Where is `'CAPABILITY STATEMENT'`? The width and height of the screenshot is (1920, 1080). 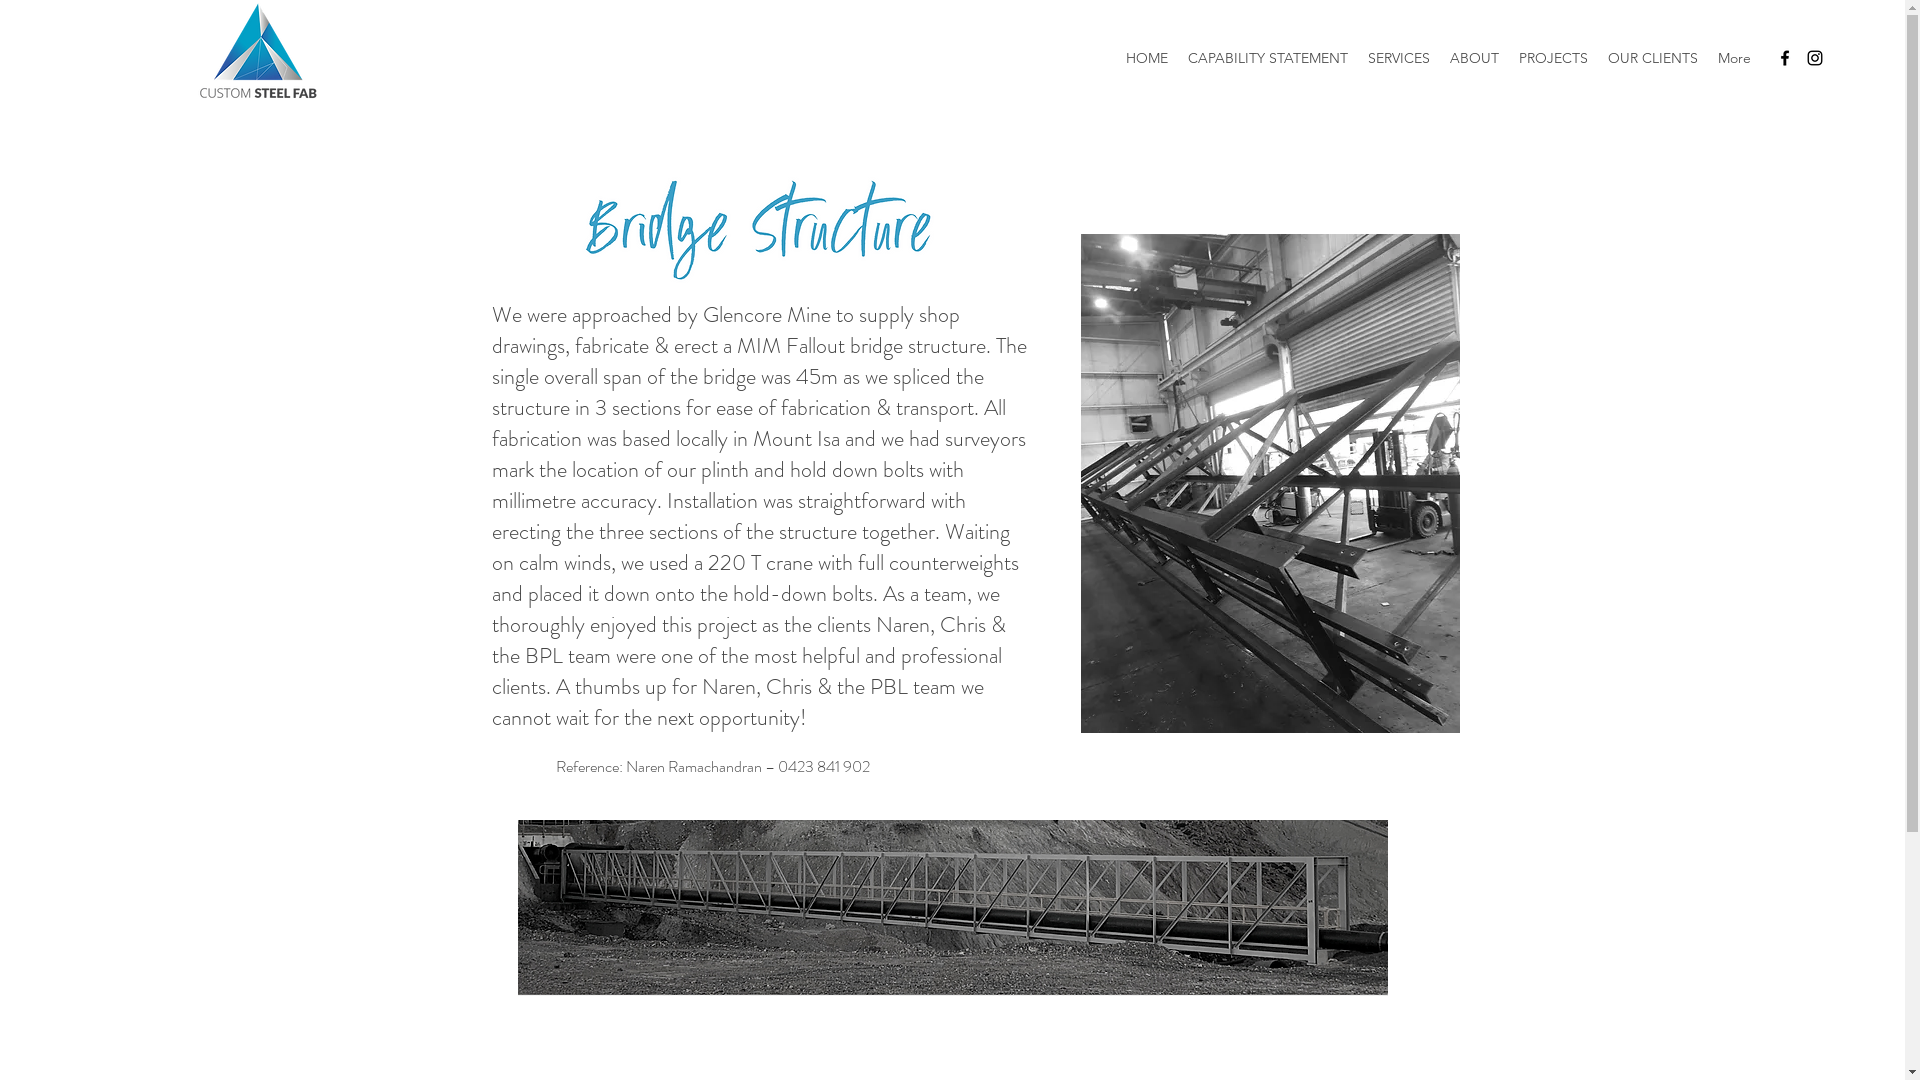 'CAPABILITY STATEMENT' is located at coordinates (1177, 56).